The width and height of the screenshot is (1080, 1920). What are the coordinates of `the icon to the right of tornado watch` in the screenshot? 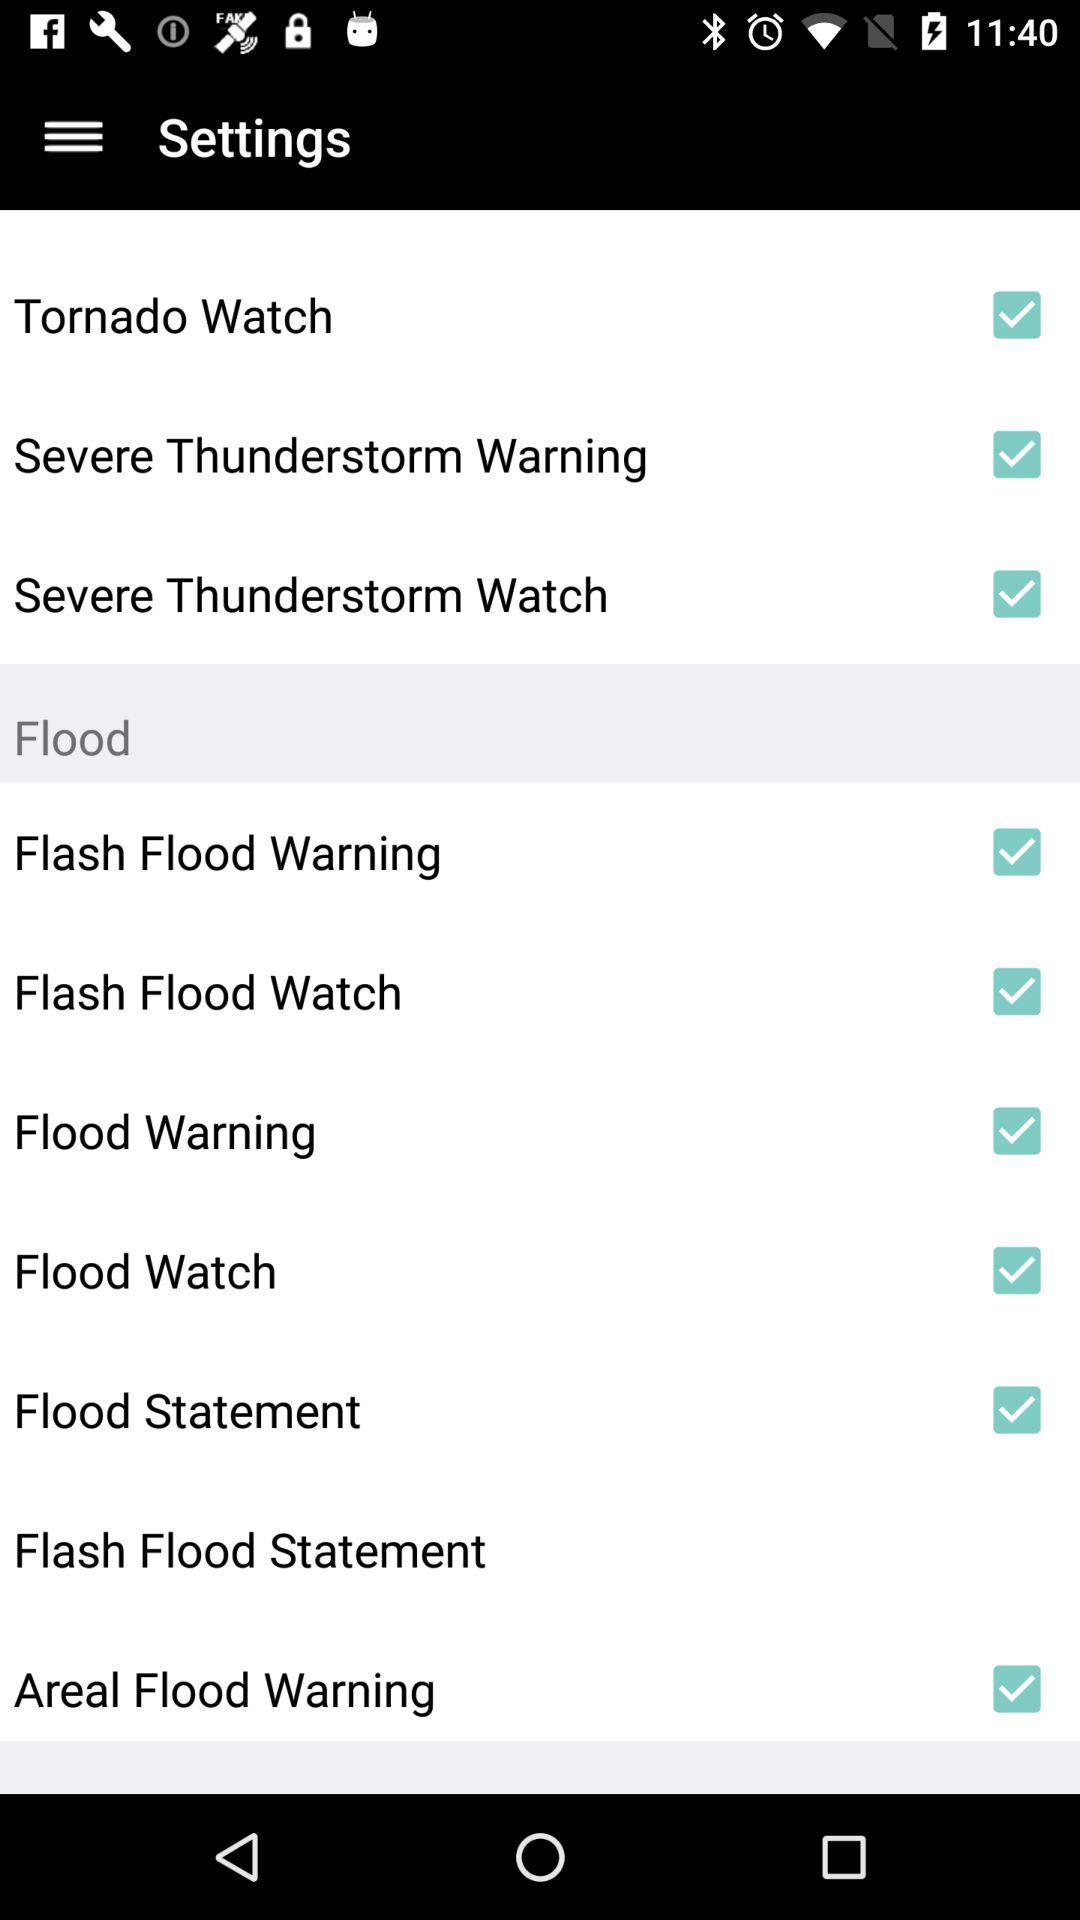 It's located at (1017, 314).